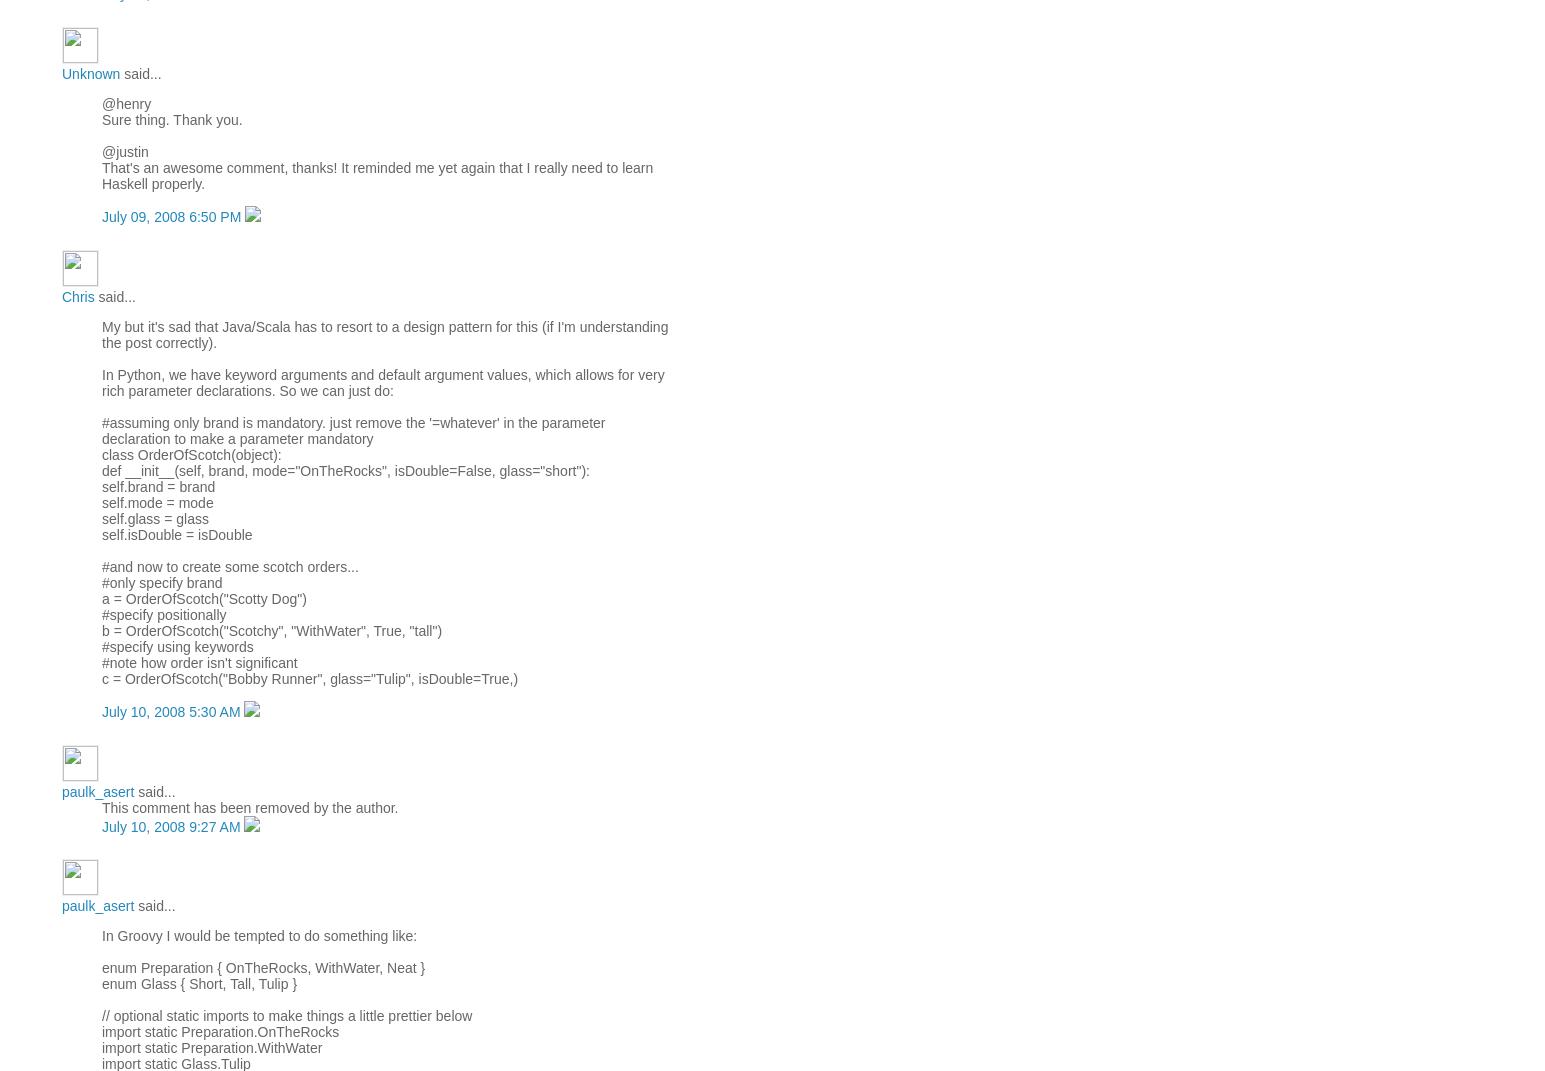  I want to click on 'def __init__(self, brand, mode="OnTheRocks", isDouble=False, glass="short"):', so click(344, 468).